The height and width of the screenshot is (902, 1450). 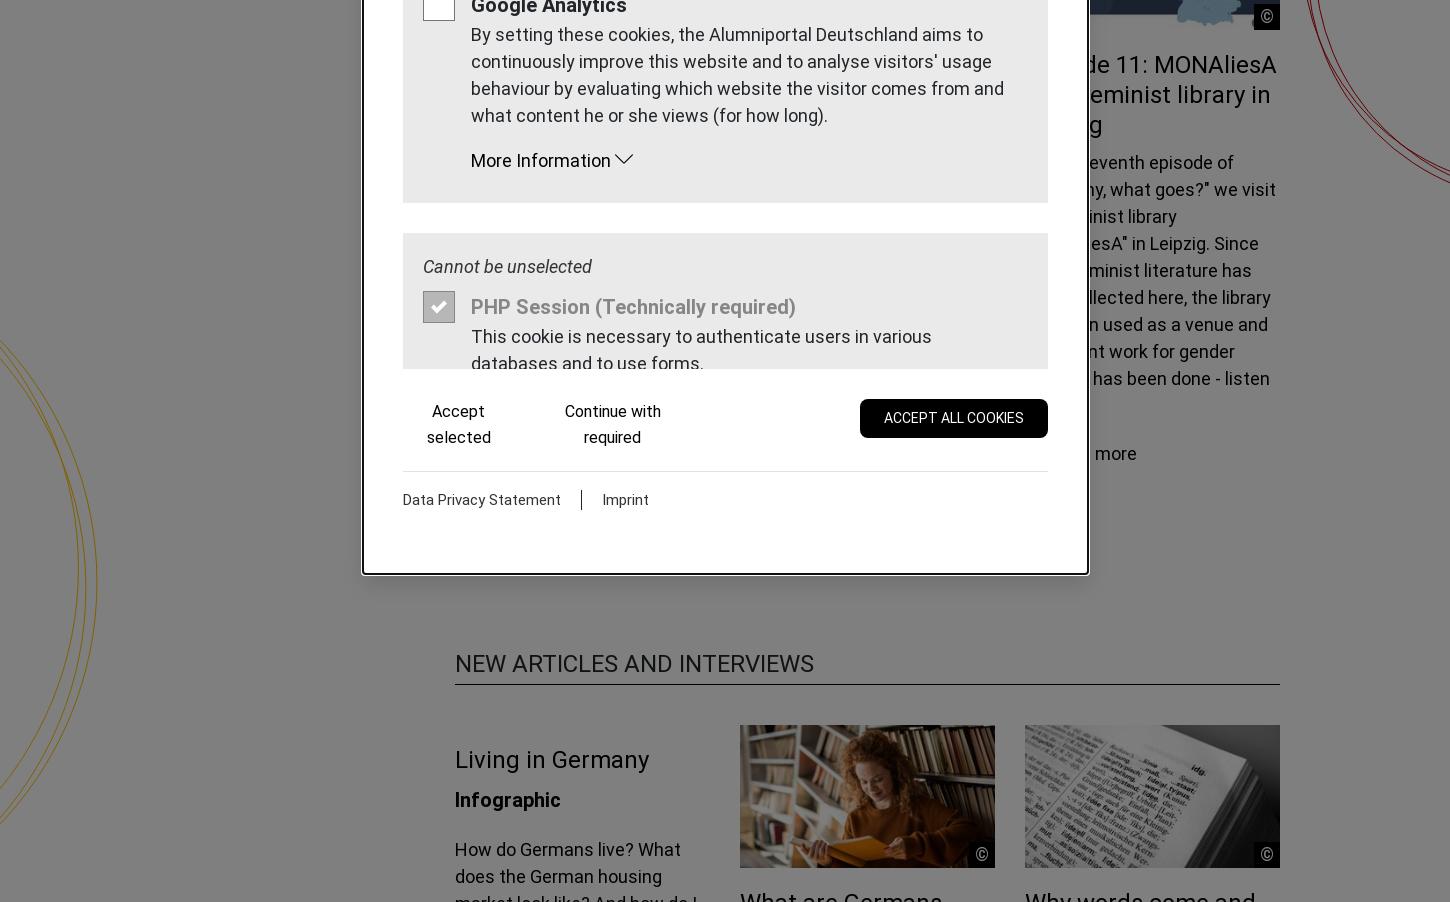 What do you see at coordinates (661, 293) in the screenshot?
I see `'Trierisch'` at bounding box center [661, 293].